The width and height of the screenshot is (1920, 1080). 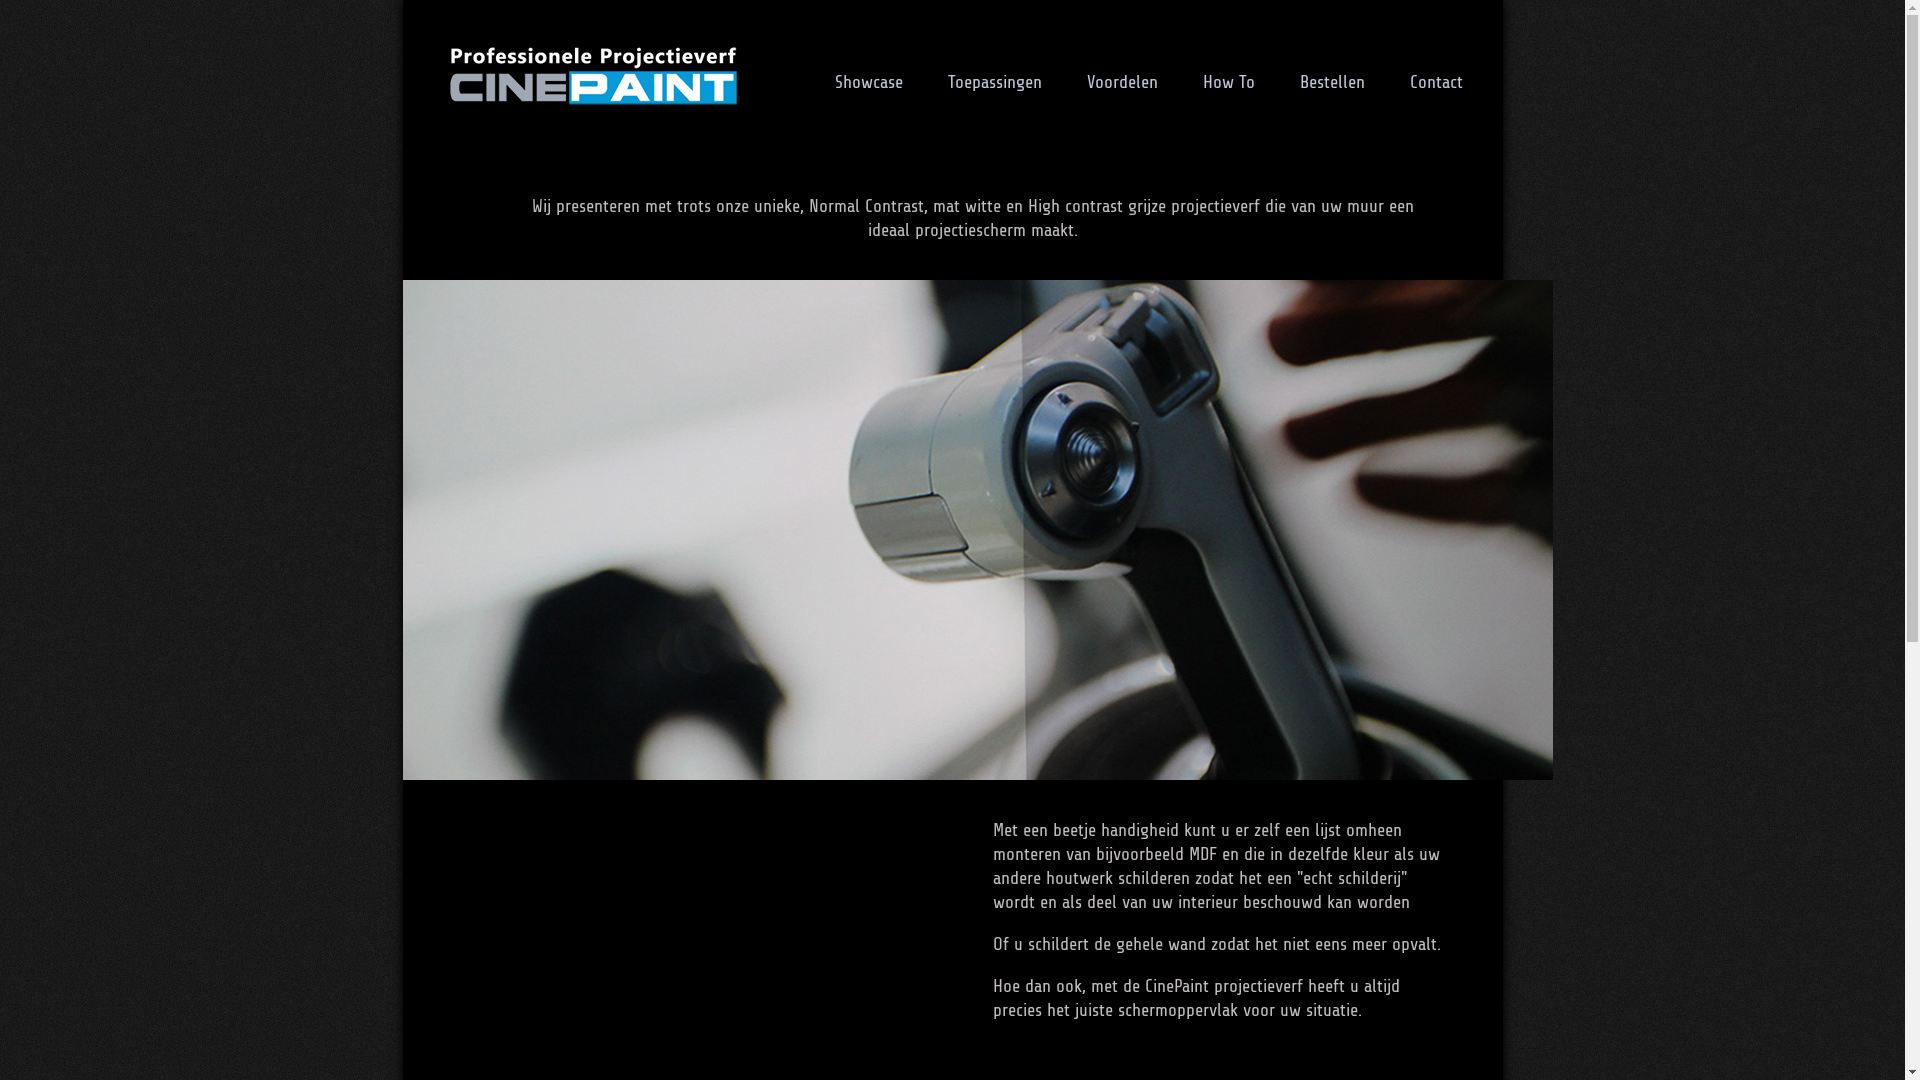 What do you see at coordinates (814, 80) in the screenshot?
I see `'Showcase'` at bounding box center [814, 80].